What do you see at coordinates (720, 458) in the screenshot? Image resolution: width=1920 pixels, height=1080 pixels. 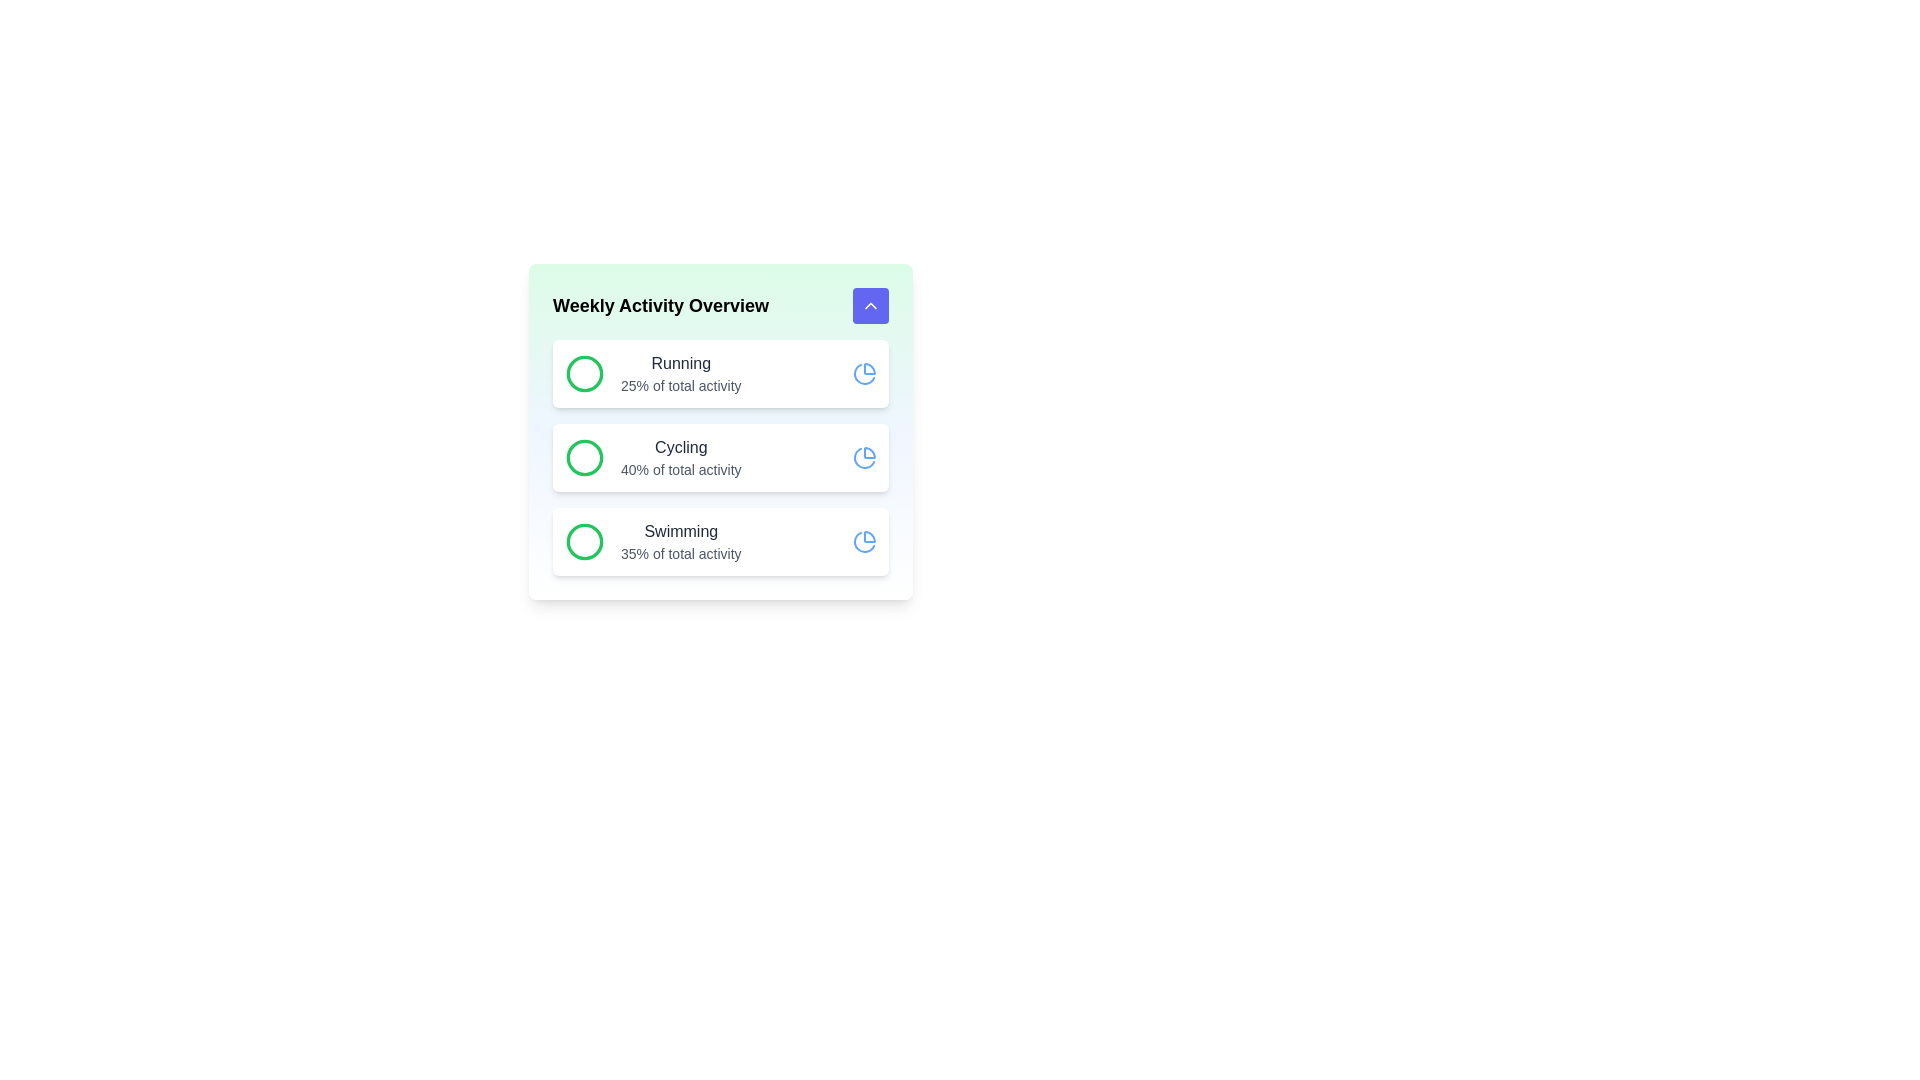 I see `the Cycling activity summary card, which indicates its contribution to the total activity (40%) and is the second item` at bounding box center [720, 458].